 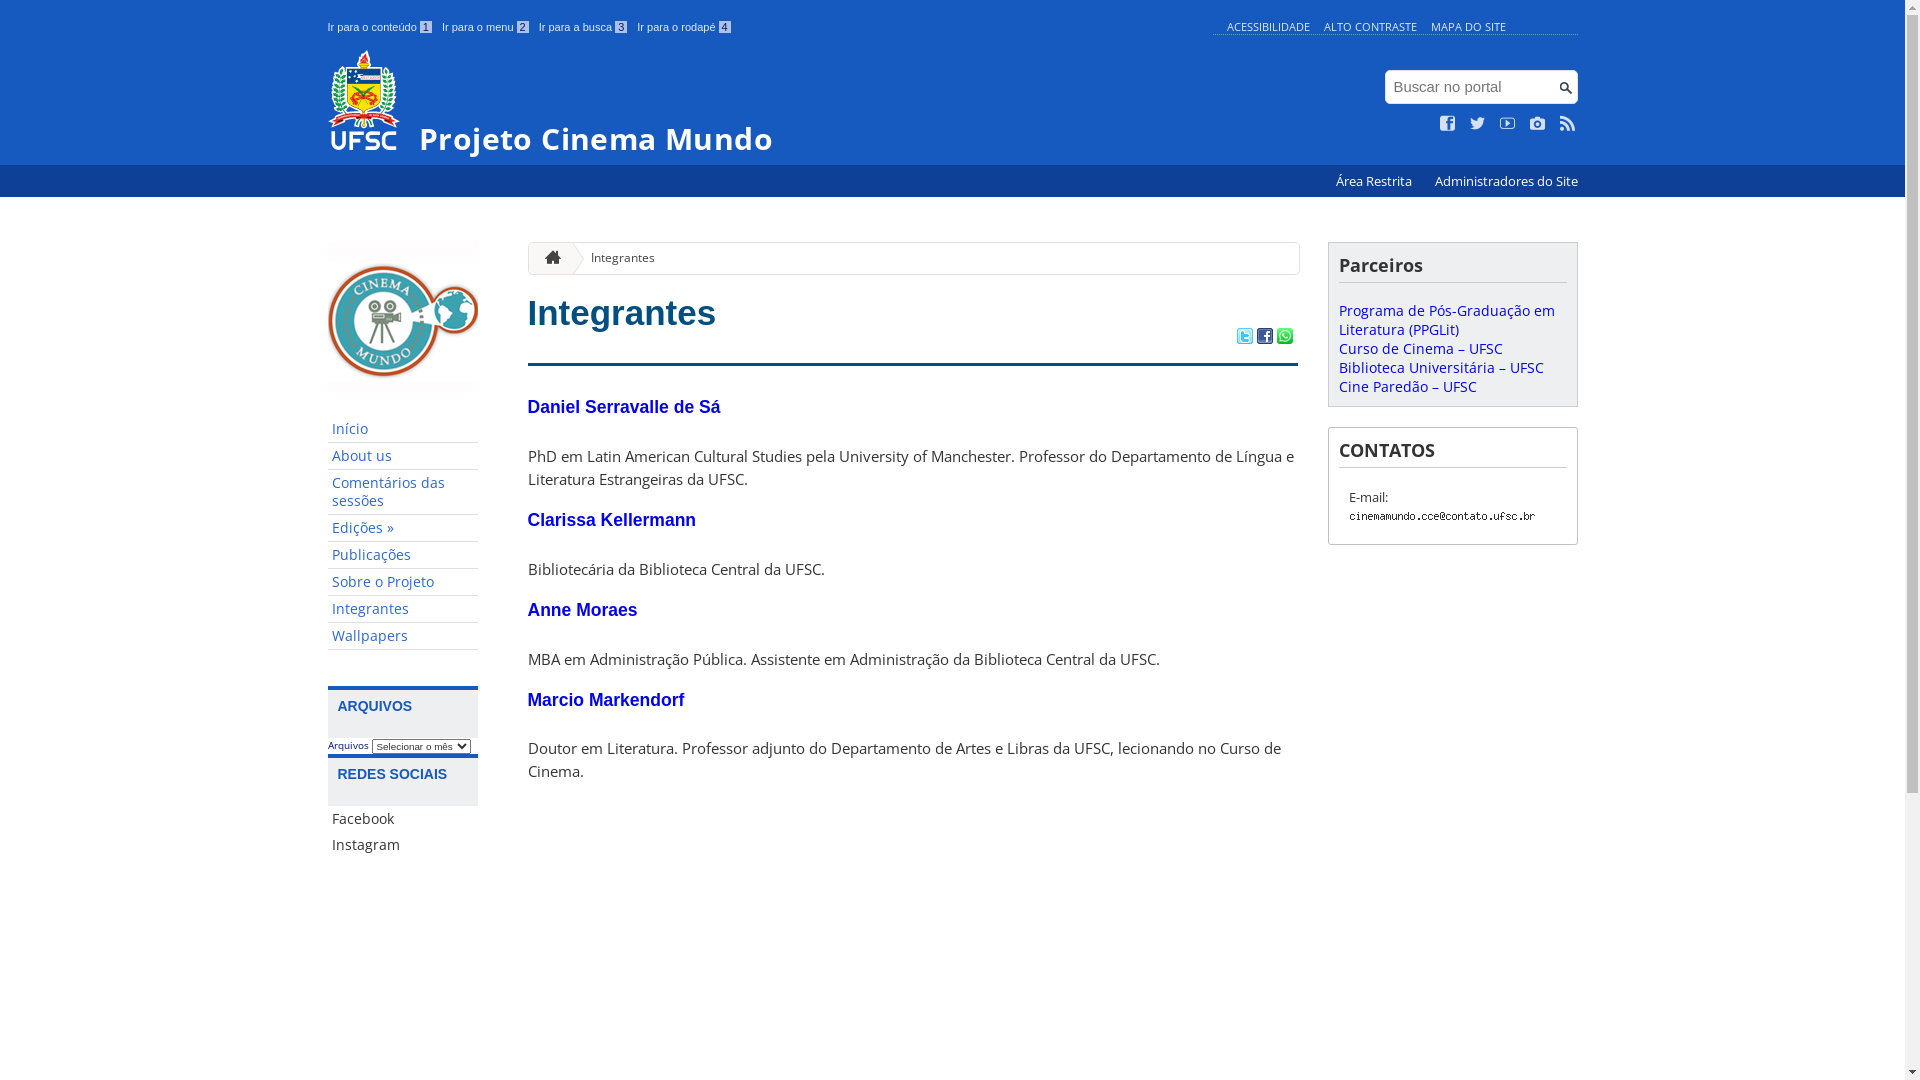 What do you see at coordinates (1467, 26) in the screenshot?
I see `'MAPA DO SITE'` at bounding box center [1467, 26].